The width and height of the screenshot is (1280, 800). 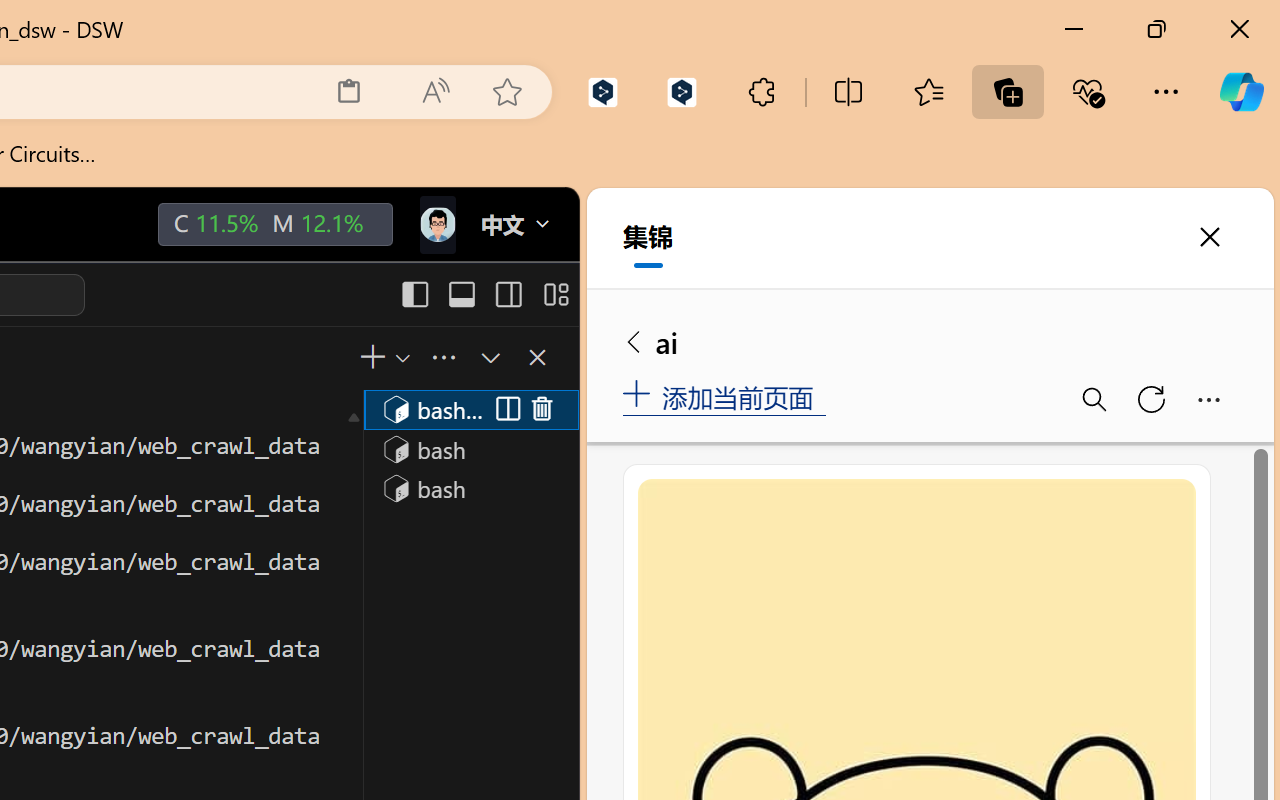 What do you see at coordinates (469, 447) in the screenshot?
I see `'Terminal 2 bash'` at bounding box center [469, 447].